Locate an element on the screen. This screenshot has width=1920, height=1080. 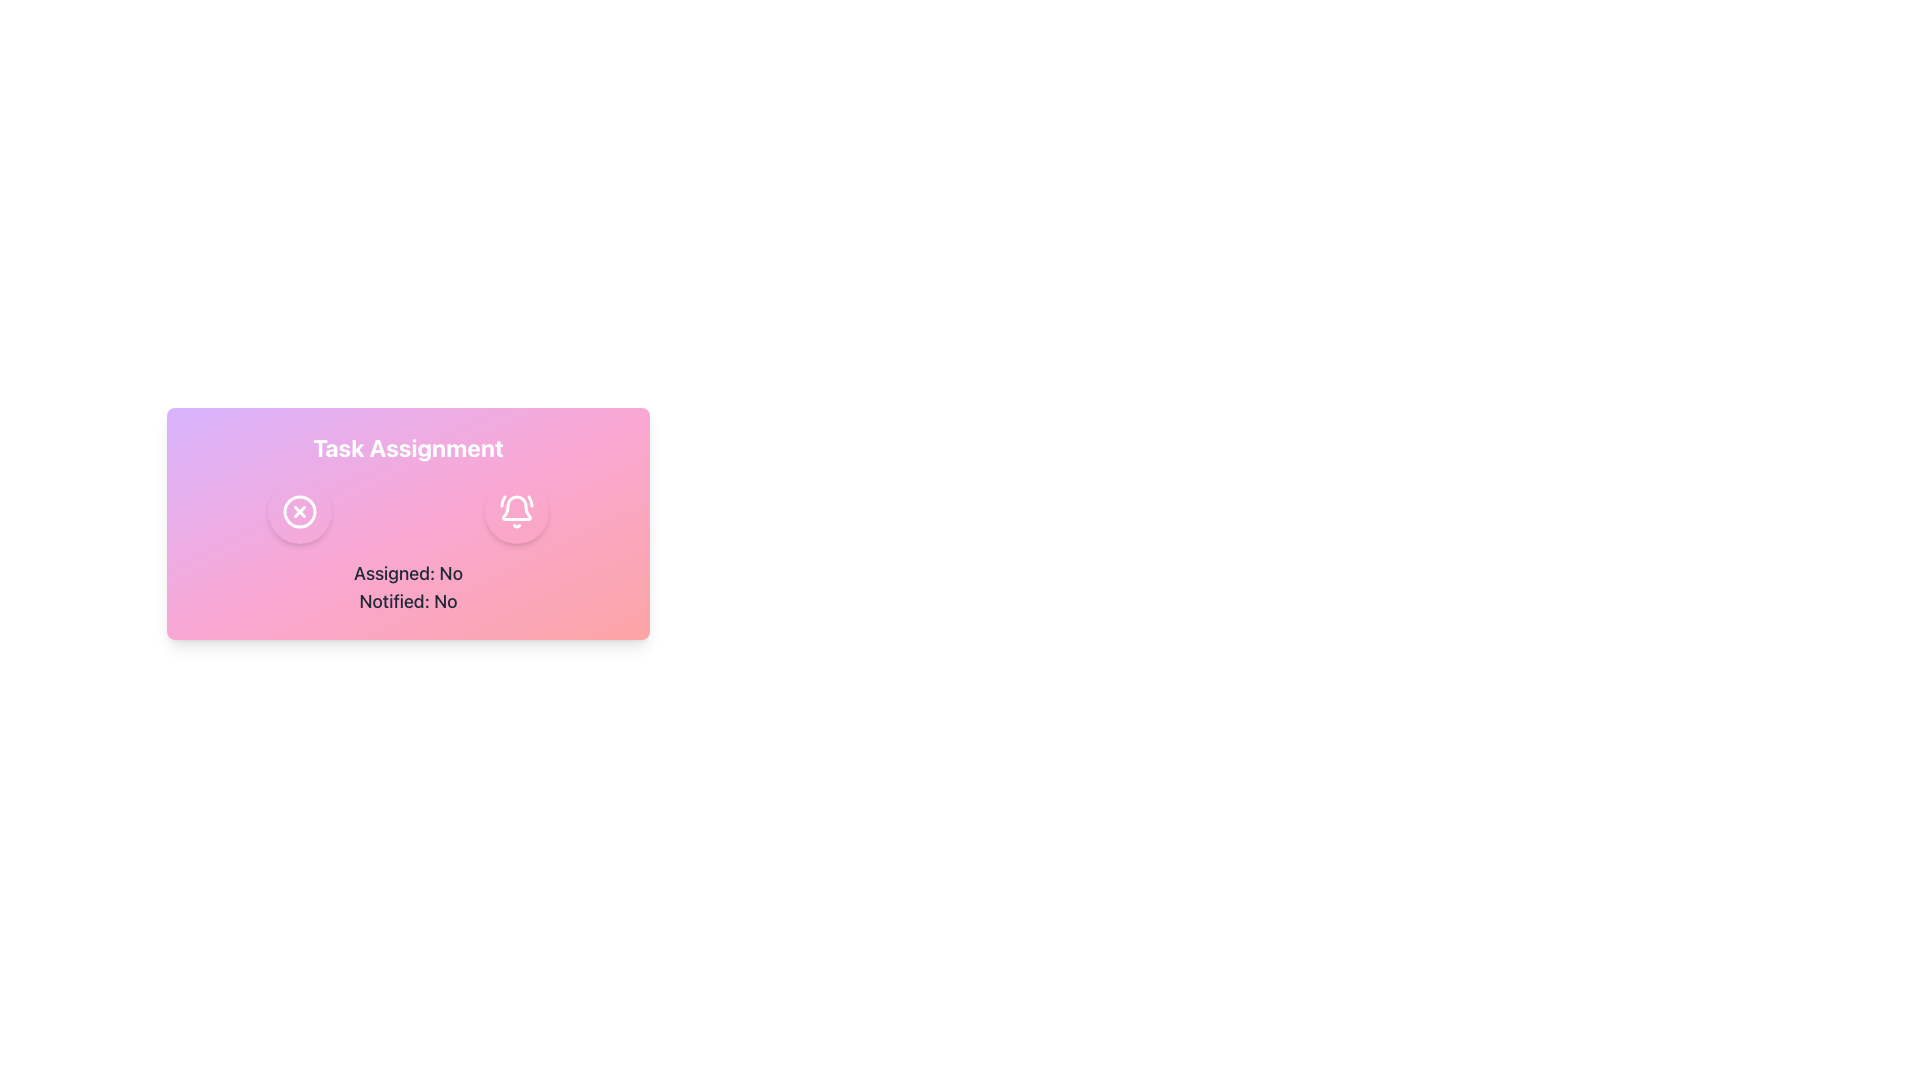
the circular button with a light gray background and a white bell icon at its center, which is the second button in a horizontal row within the pink card labeled 'Task Assignment' is located at coordinates (517, 511).